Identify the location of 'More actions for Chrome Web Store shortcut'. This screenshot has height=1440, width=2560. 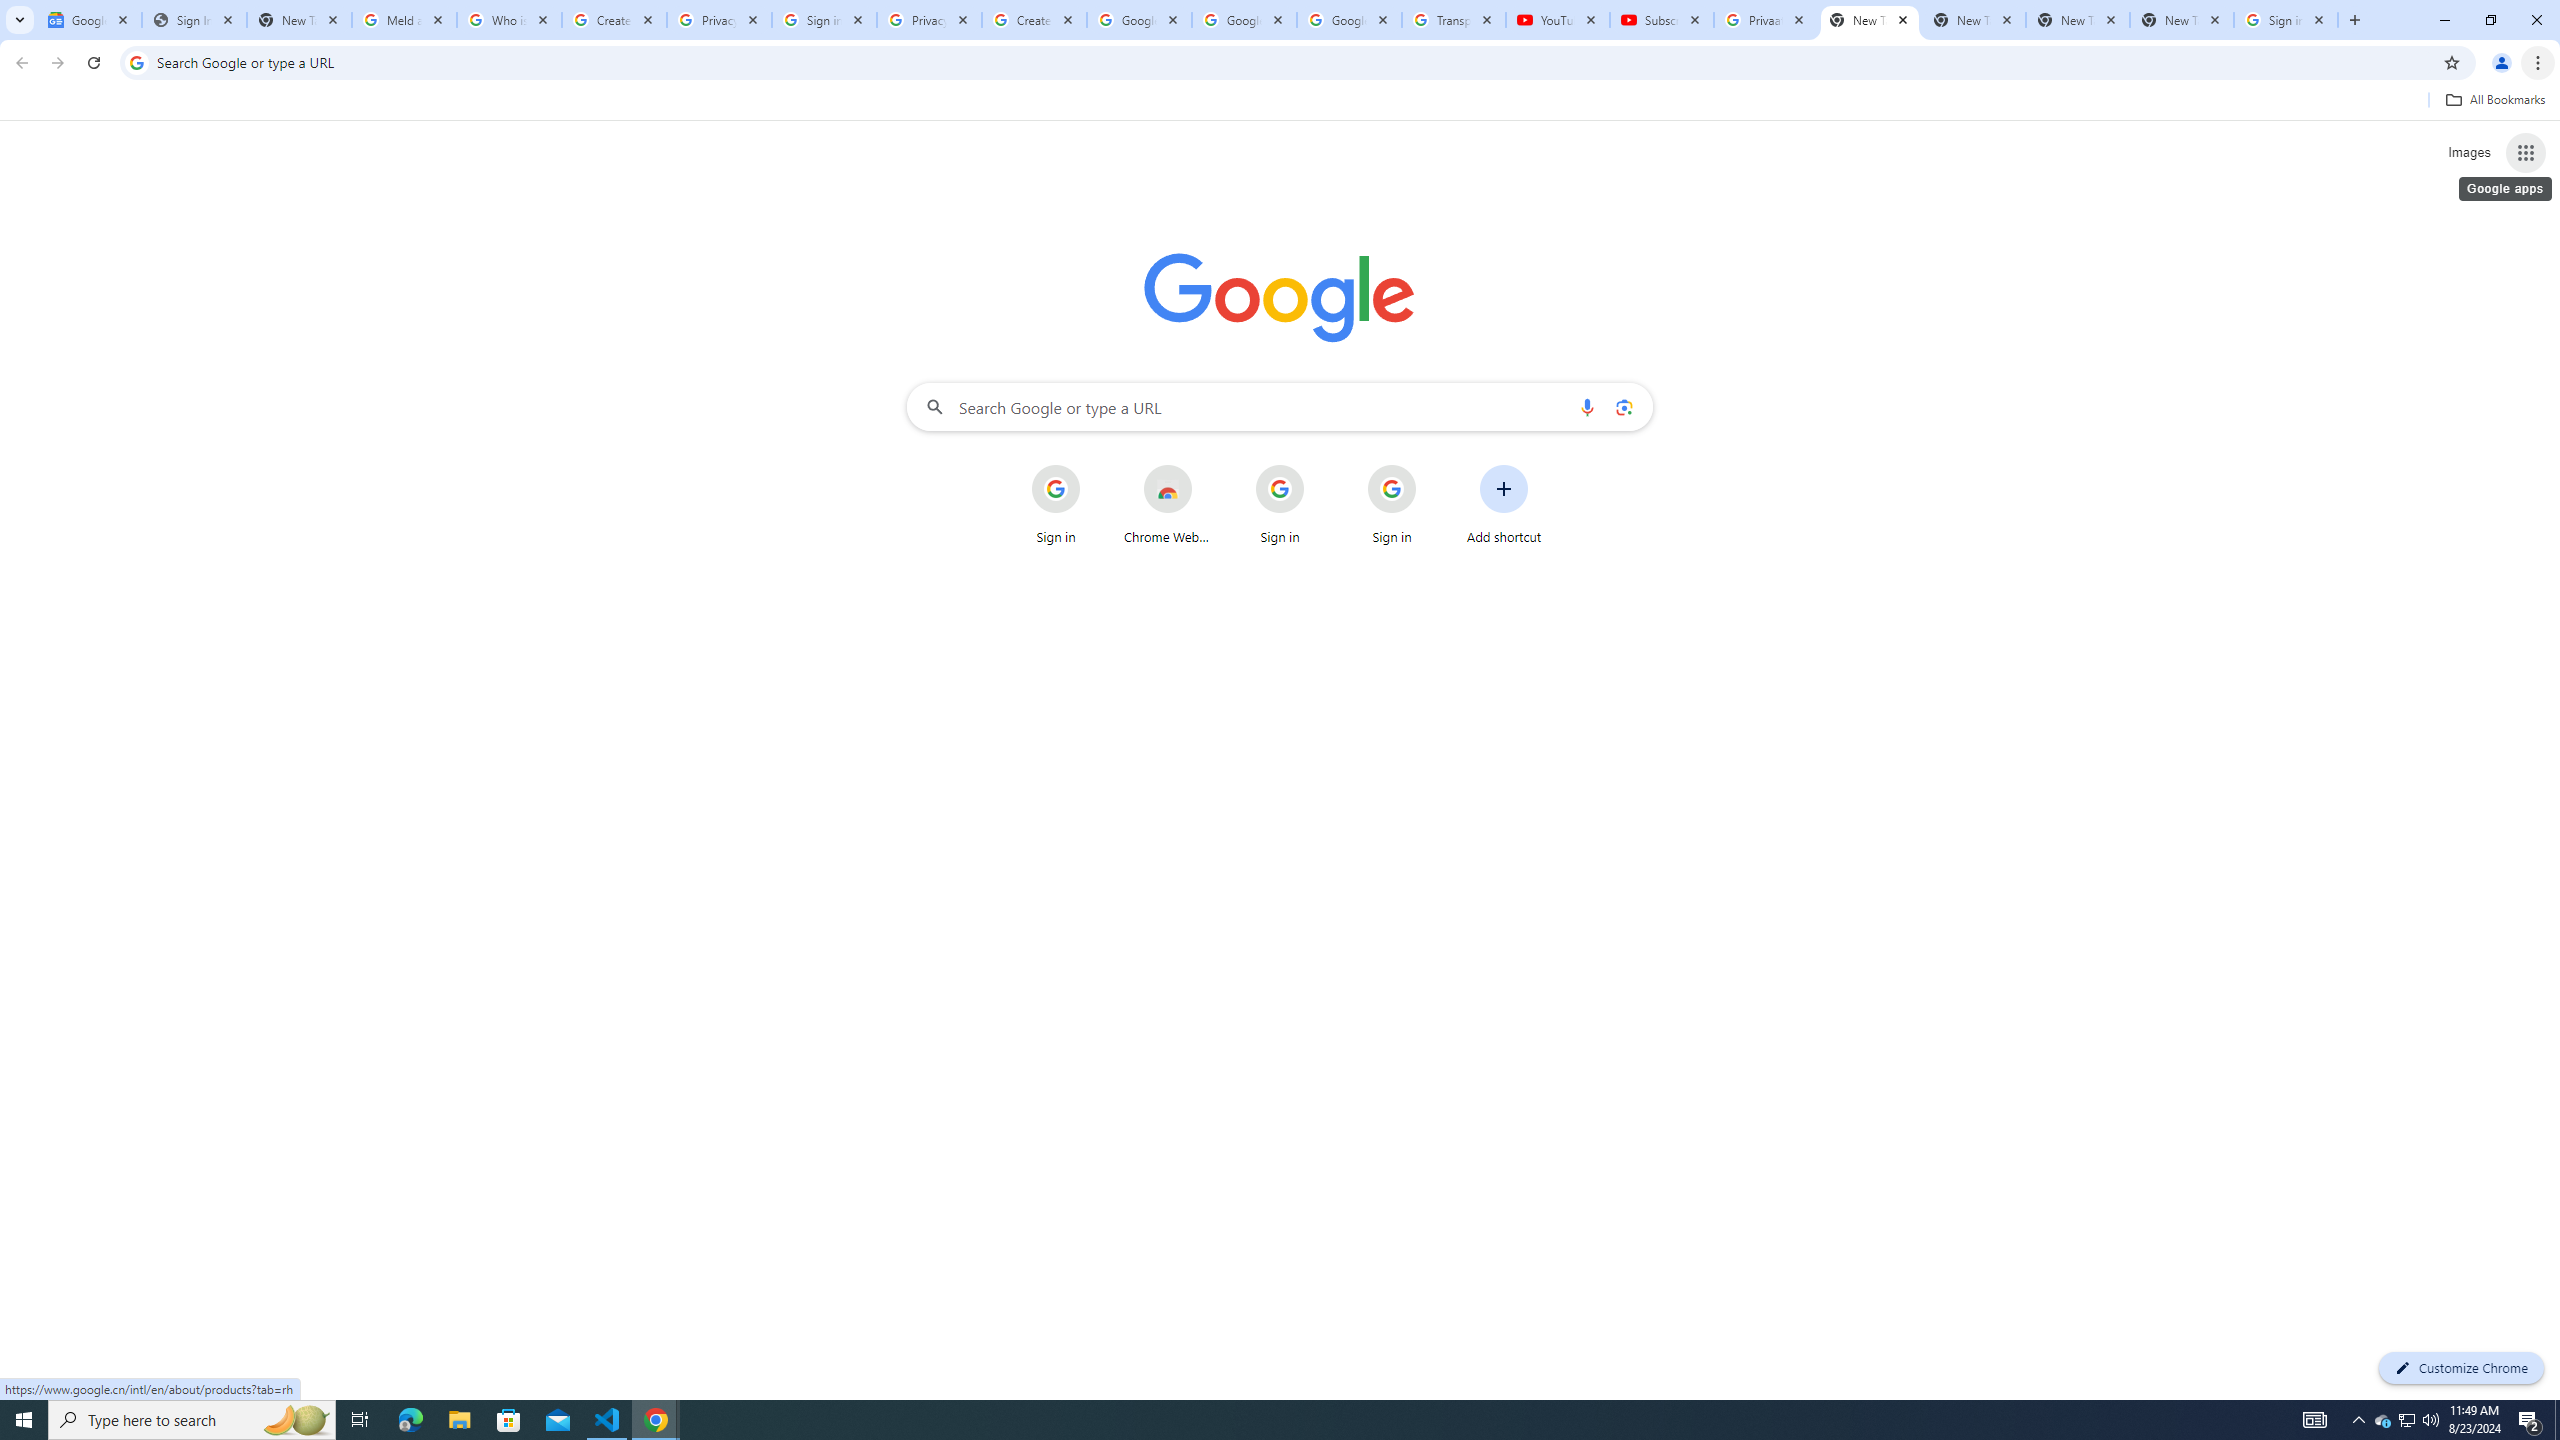
(1206, 467).